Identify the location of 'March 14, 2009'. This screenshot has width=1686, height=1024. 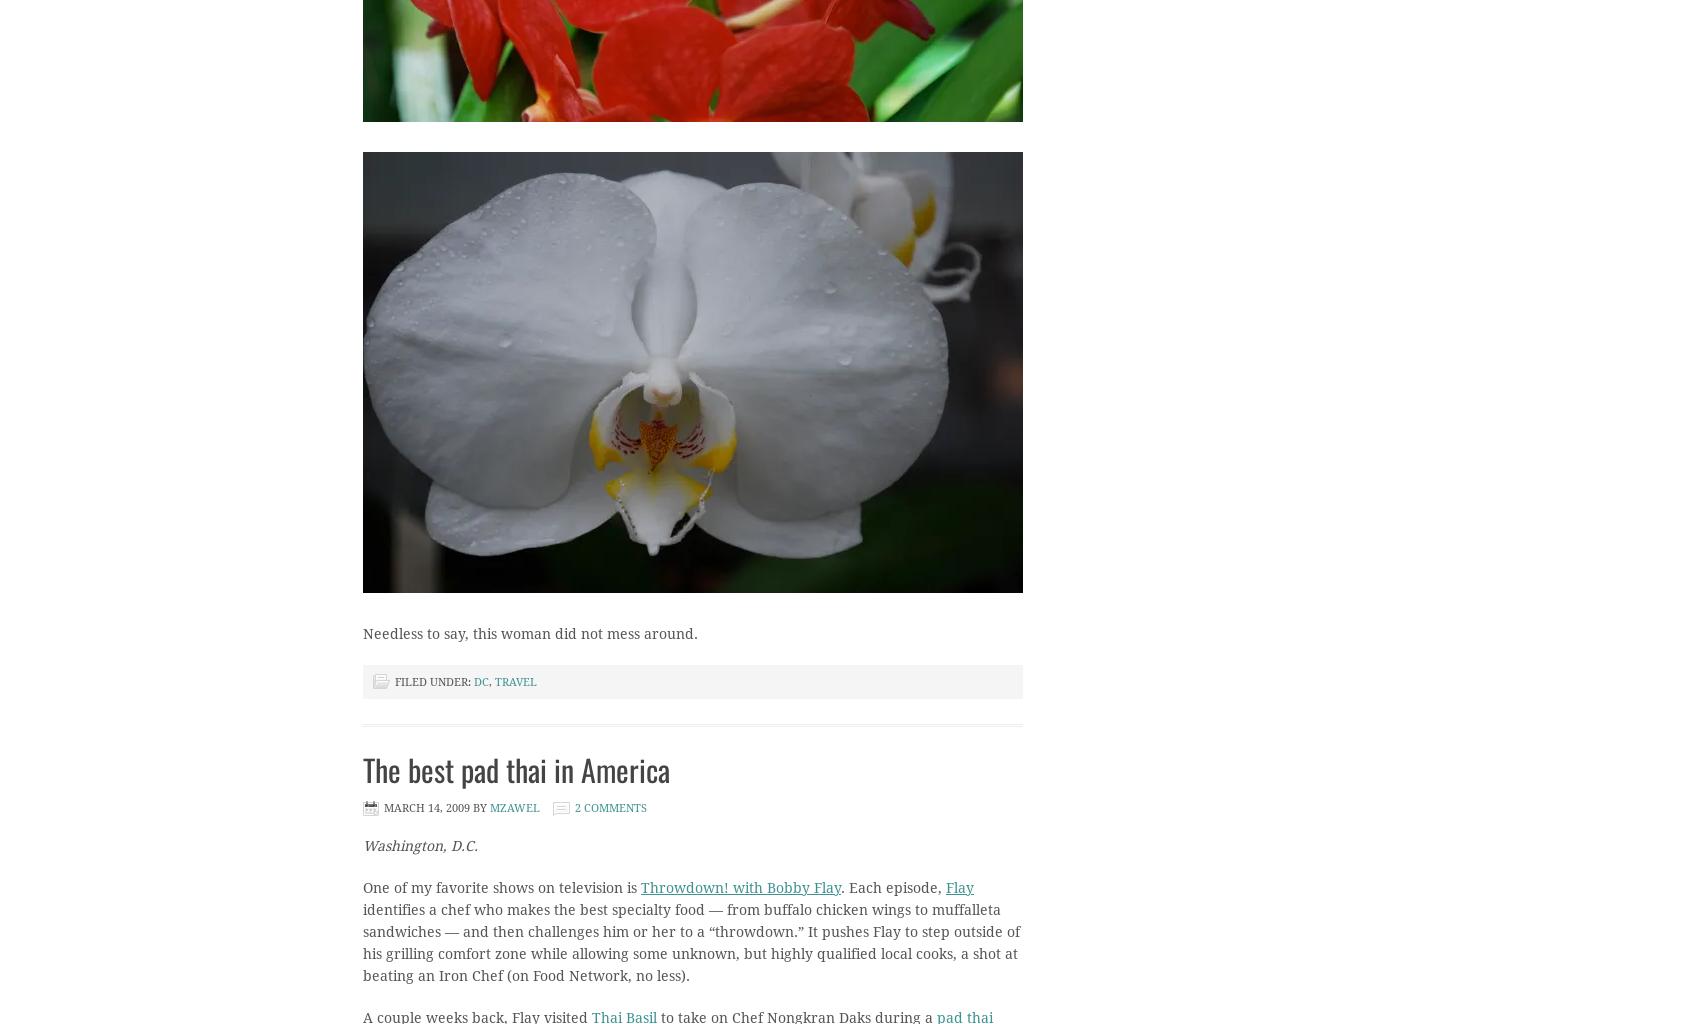
(427, 808).